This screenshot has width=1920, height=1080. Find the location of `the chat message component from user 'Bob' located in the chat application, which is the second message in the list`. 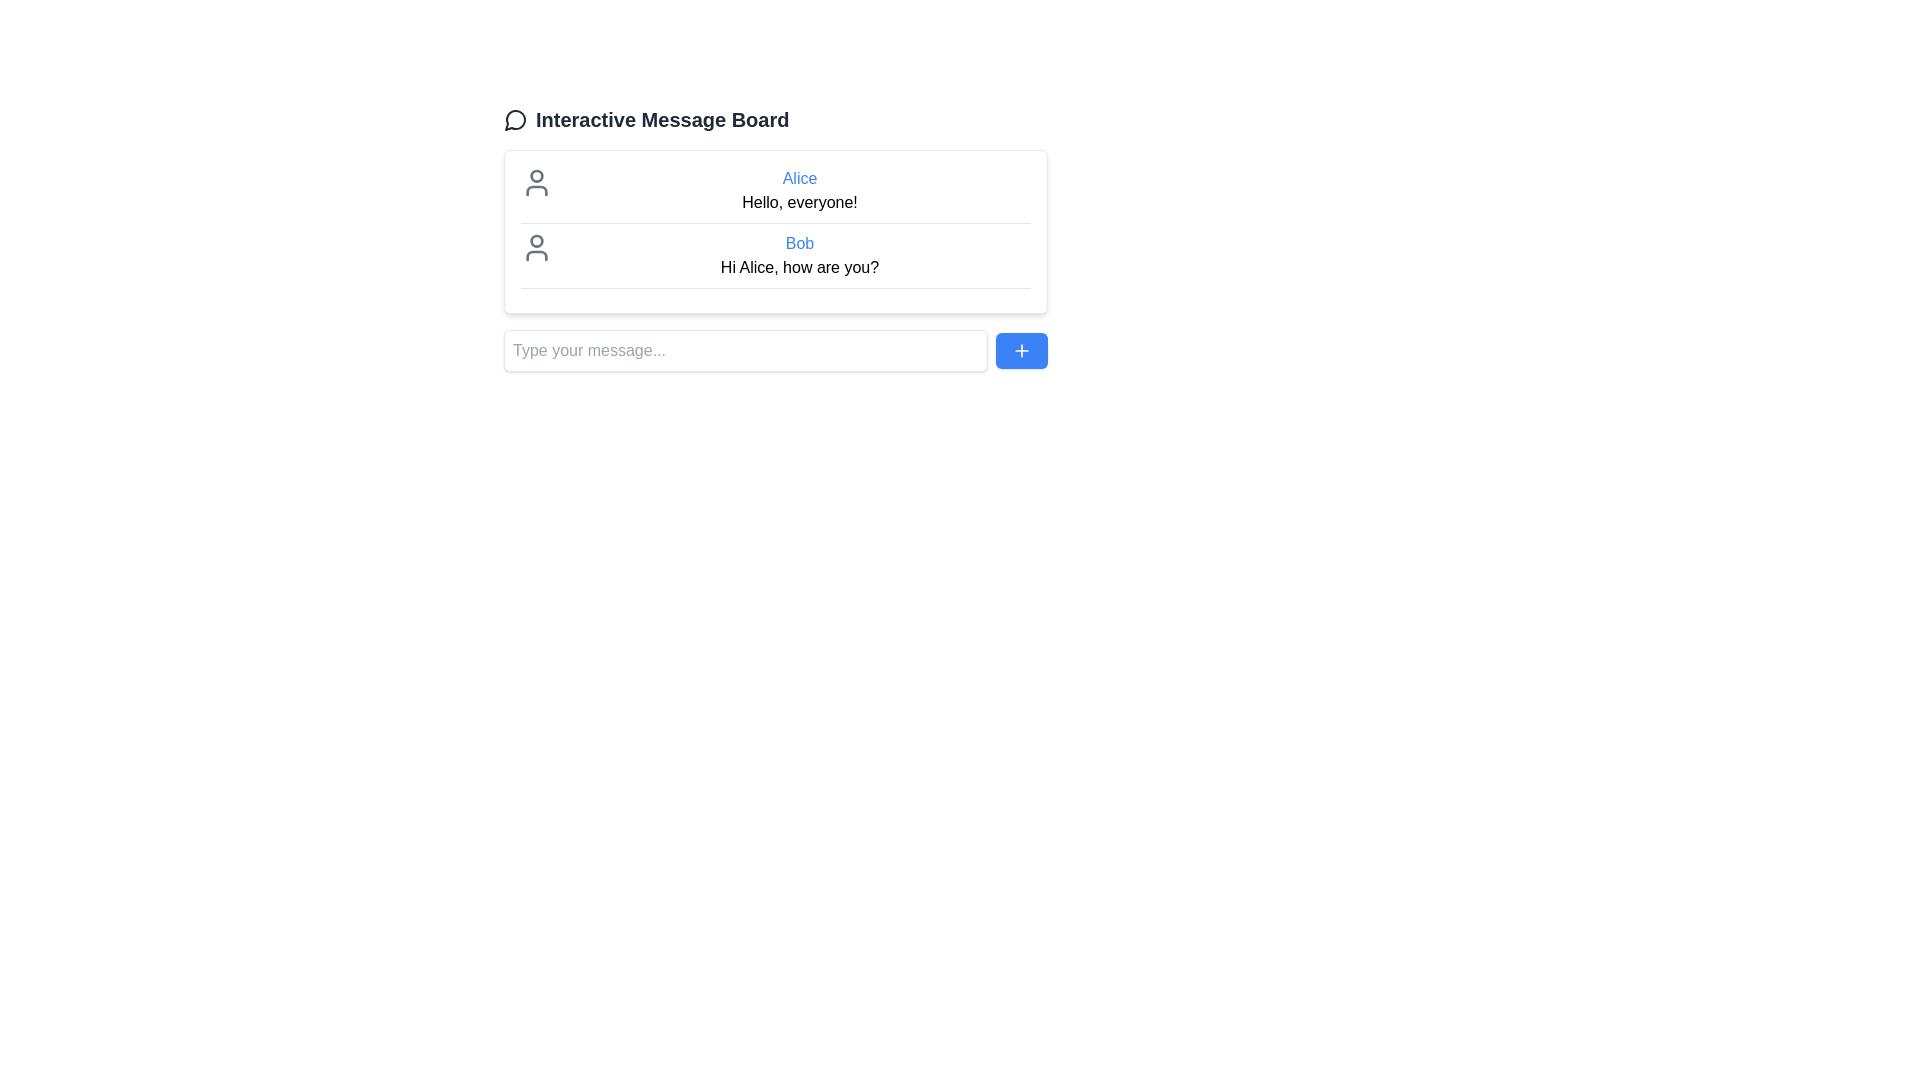

the chat message component from user 'Bob' located in the chat application, which is the second message in the list is located at coordinates (775, 259).